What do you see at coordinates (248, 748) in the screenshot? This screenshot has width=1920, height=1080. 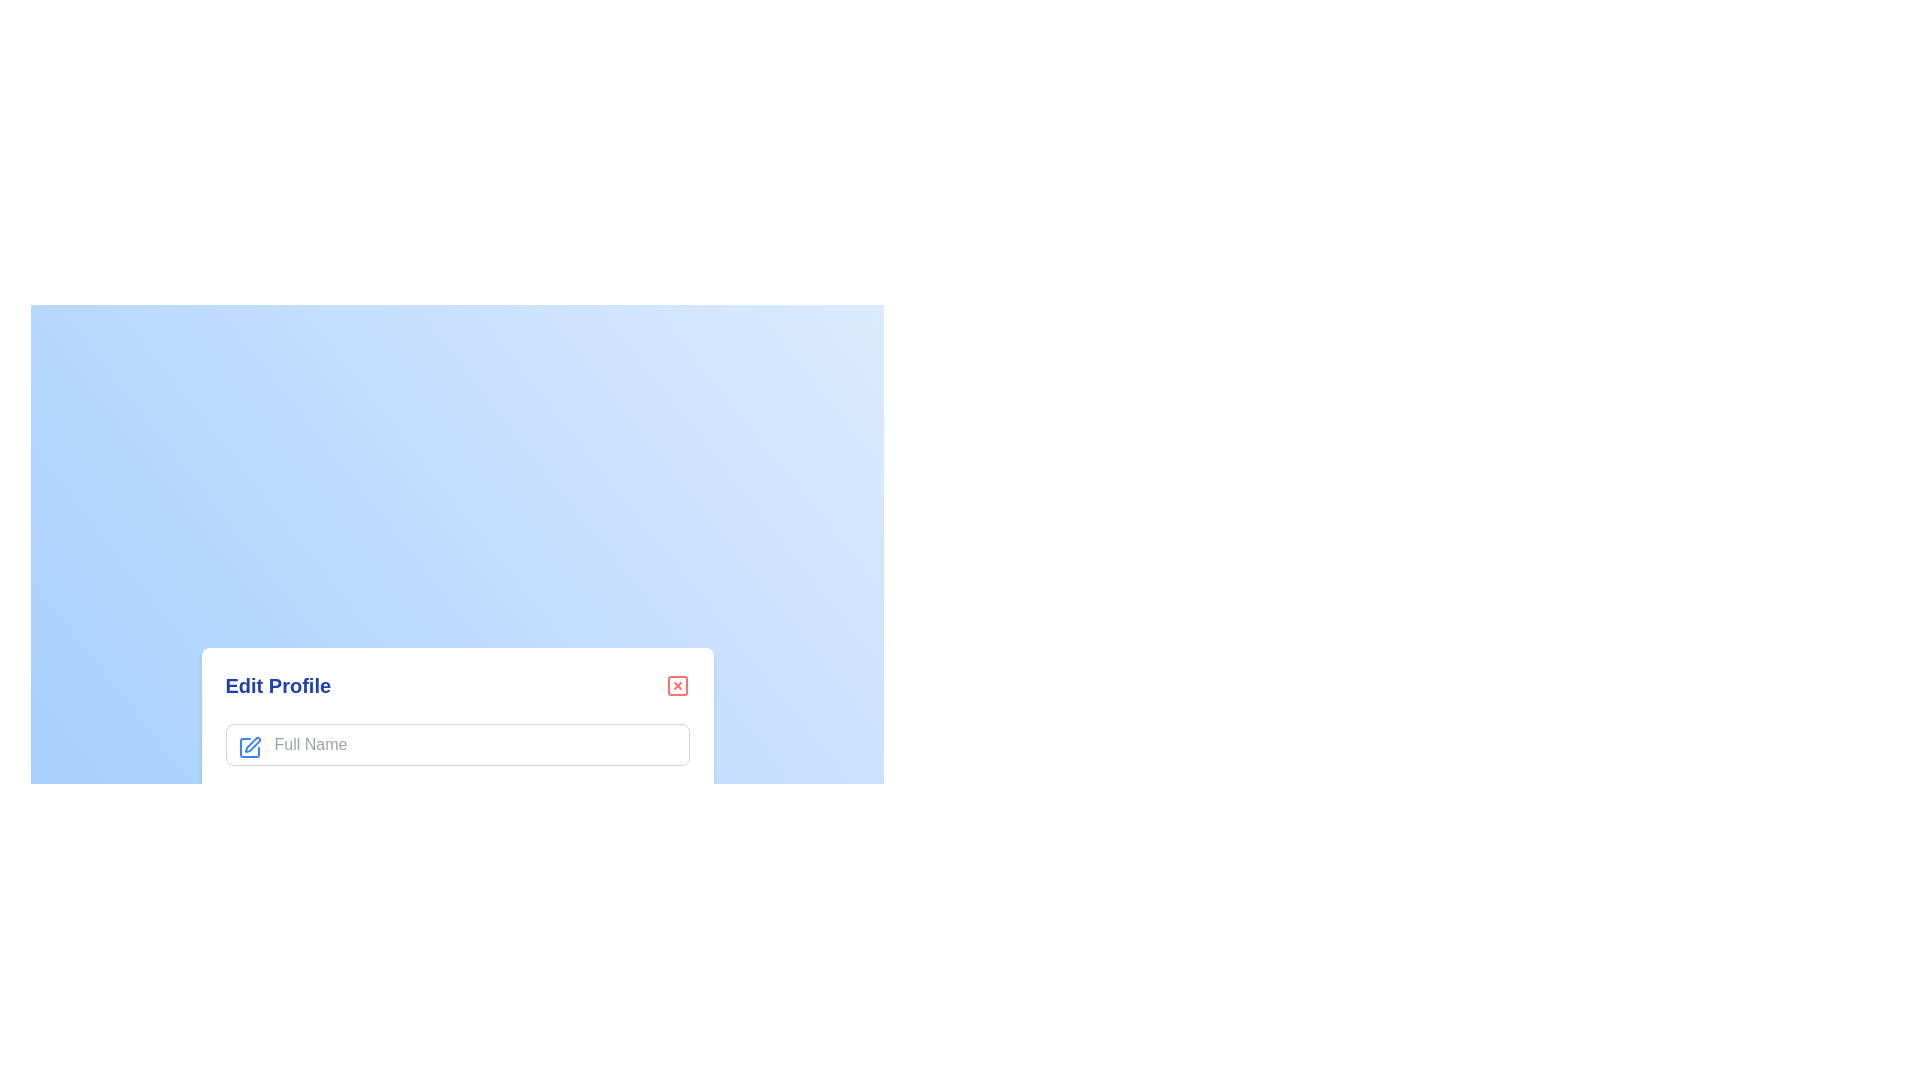 I see `the edit icon located to the left of the 'Full Name' input field` at bounding box center [248, 748].